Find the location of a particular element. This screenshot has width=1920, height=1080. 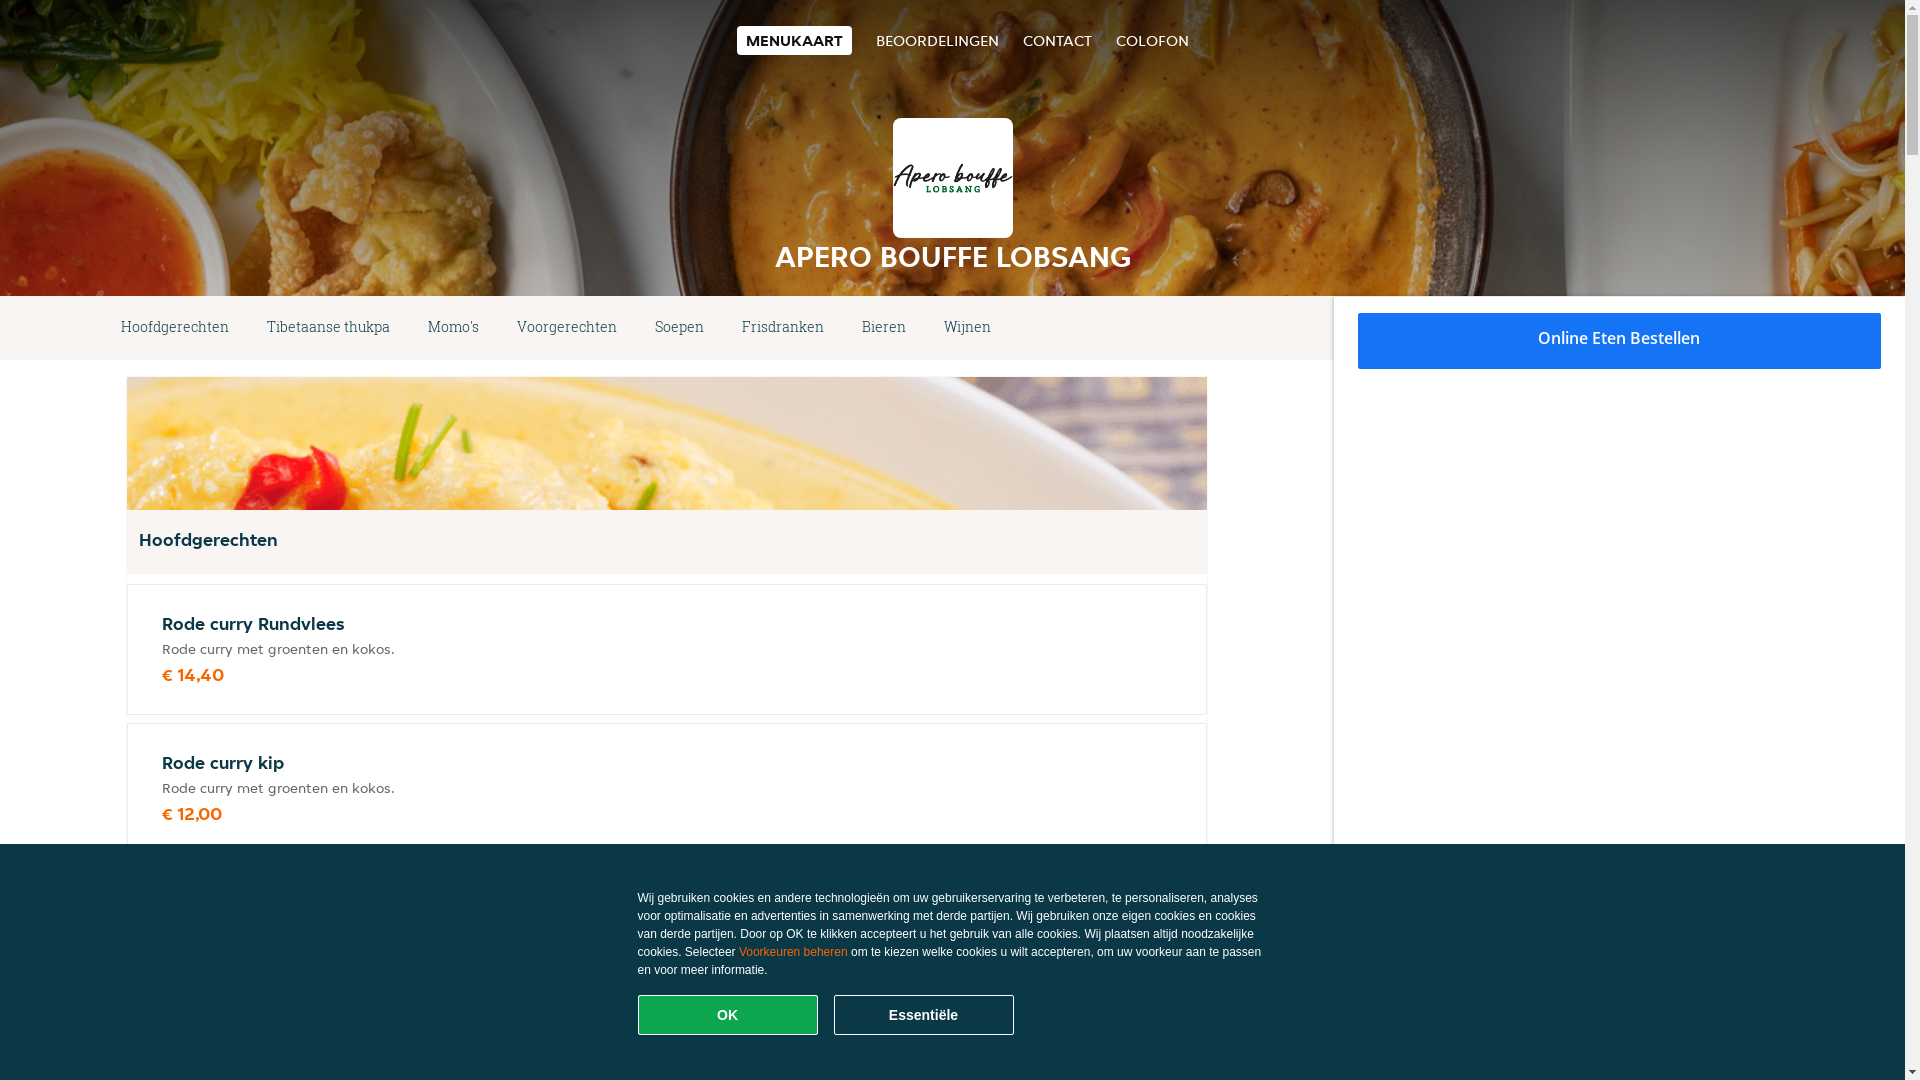

'Tibetaanse thukpa' is located at coordinates (328, 326).